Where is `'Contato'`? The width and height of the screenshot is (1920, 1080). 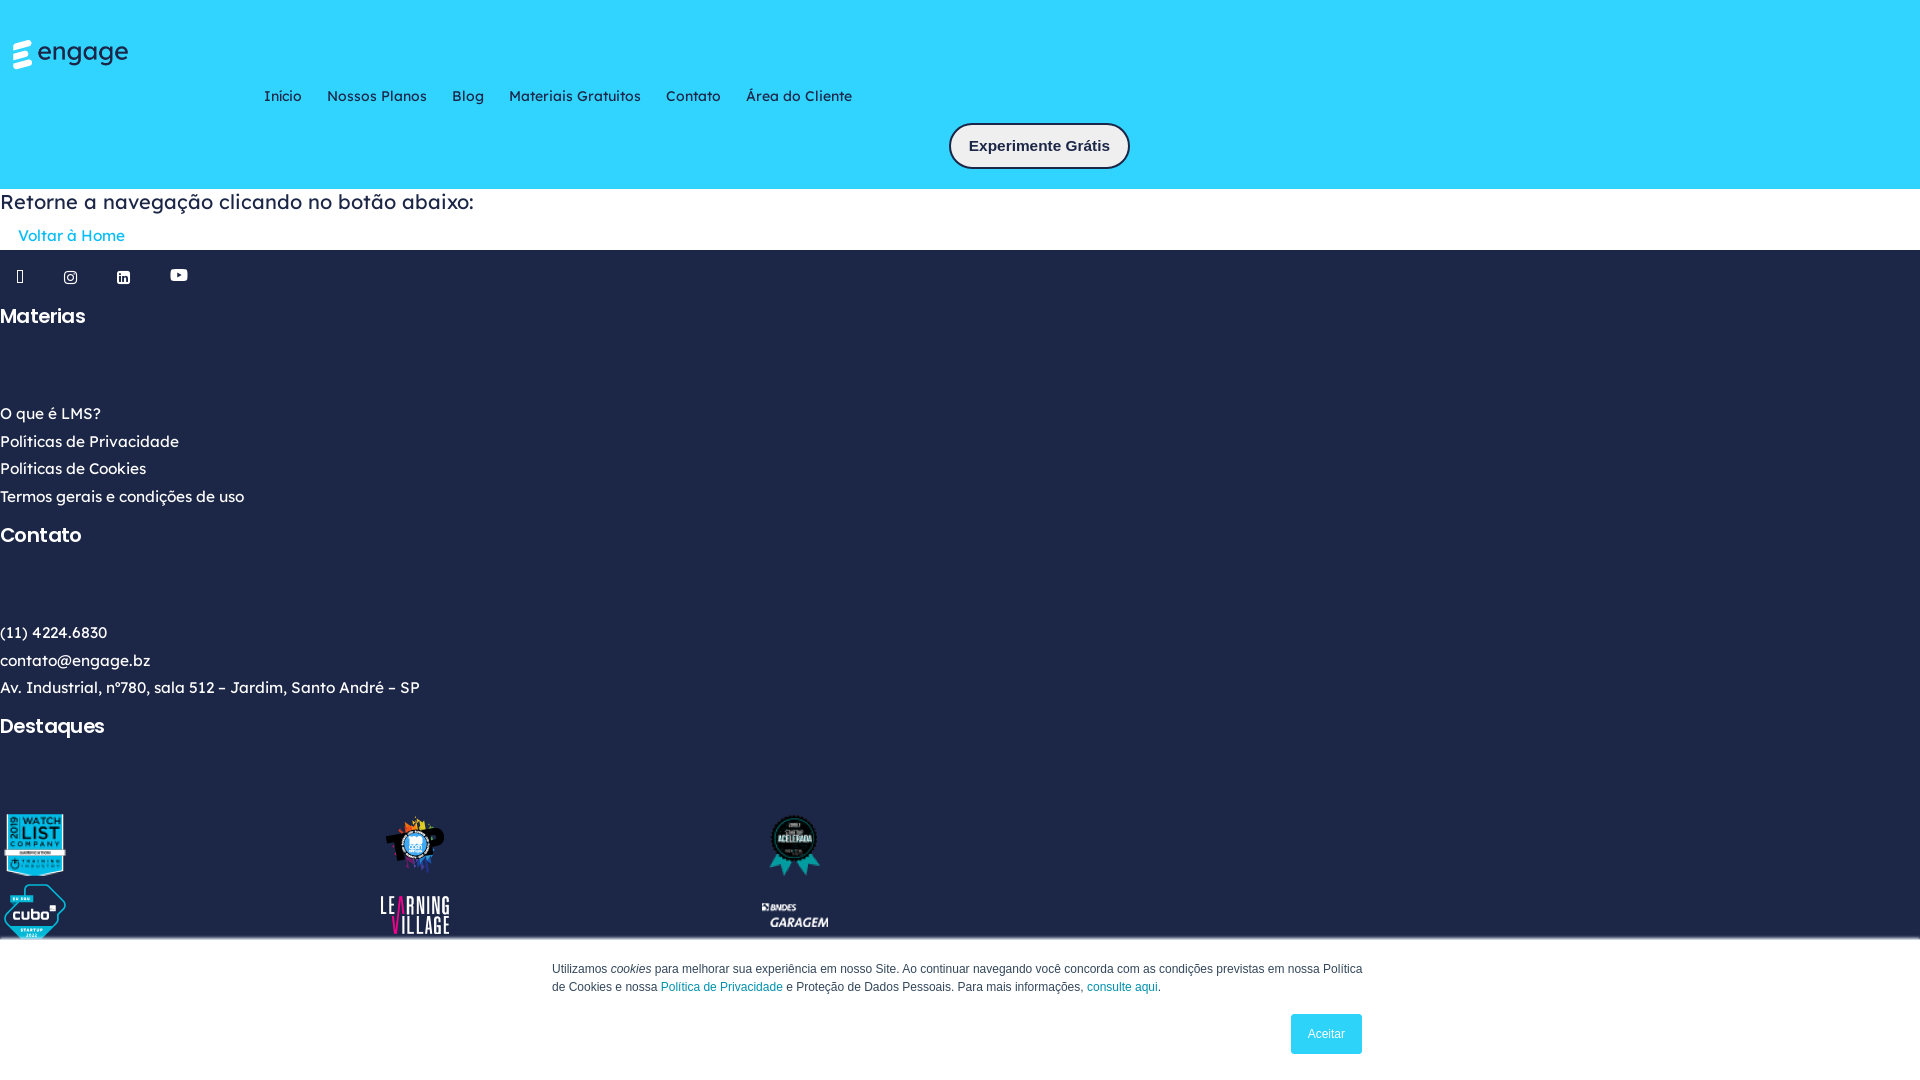
'Contato' is located at coordinates (693, 96).